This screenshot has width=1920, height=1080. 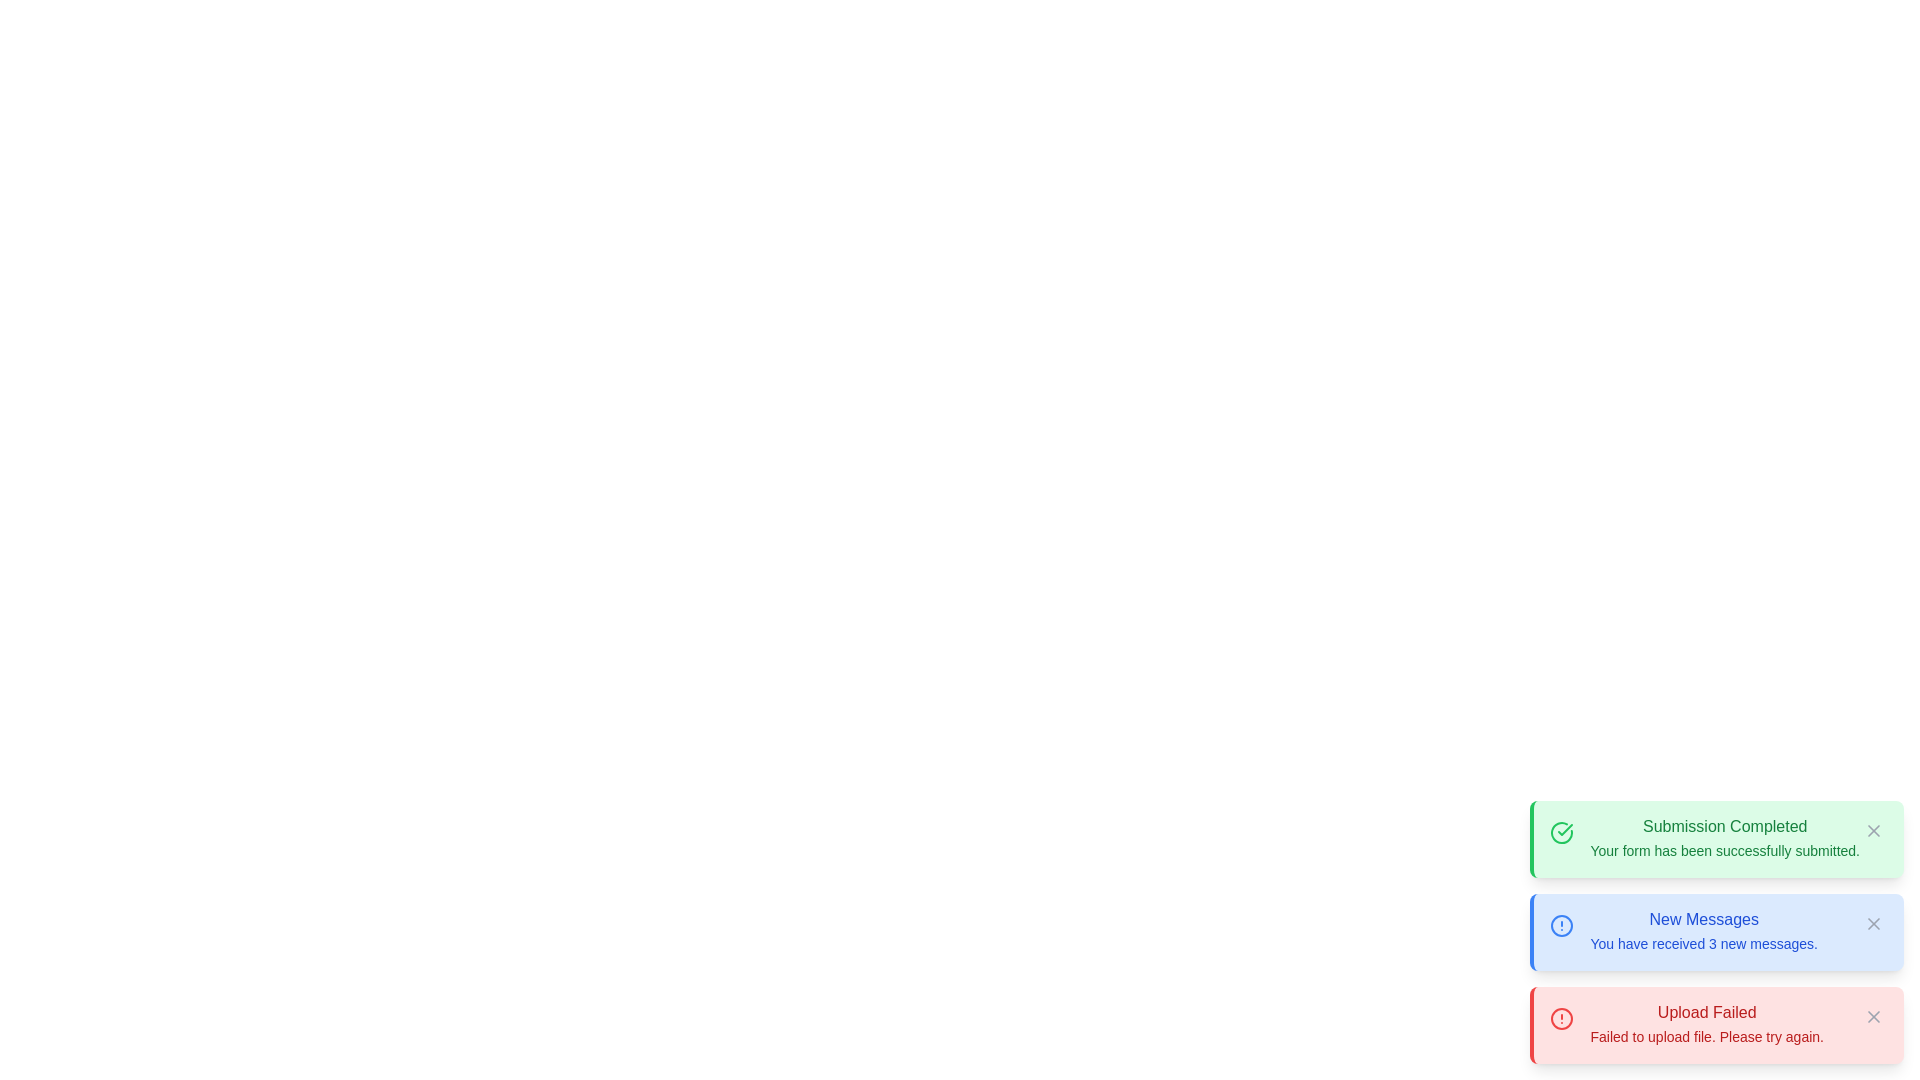 What do you see at coordinates (1724, 839) in the screenshot?
I see `the green notification box containing the text 'Submission Completed' and 'Your form has been successfully submitted.'` at bounding box center [1724, 839].